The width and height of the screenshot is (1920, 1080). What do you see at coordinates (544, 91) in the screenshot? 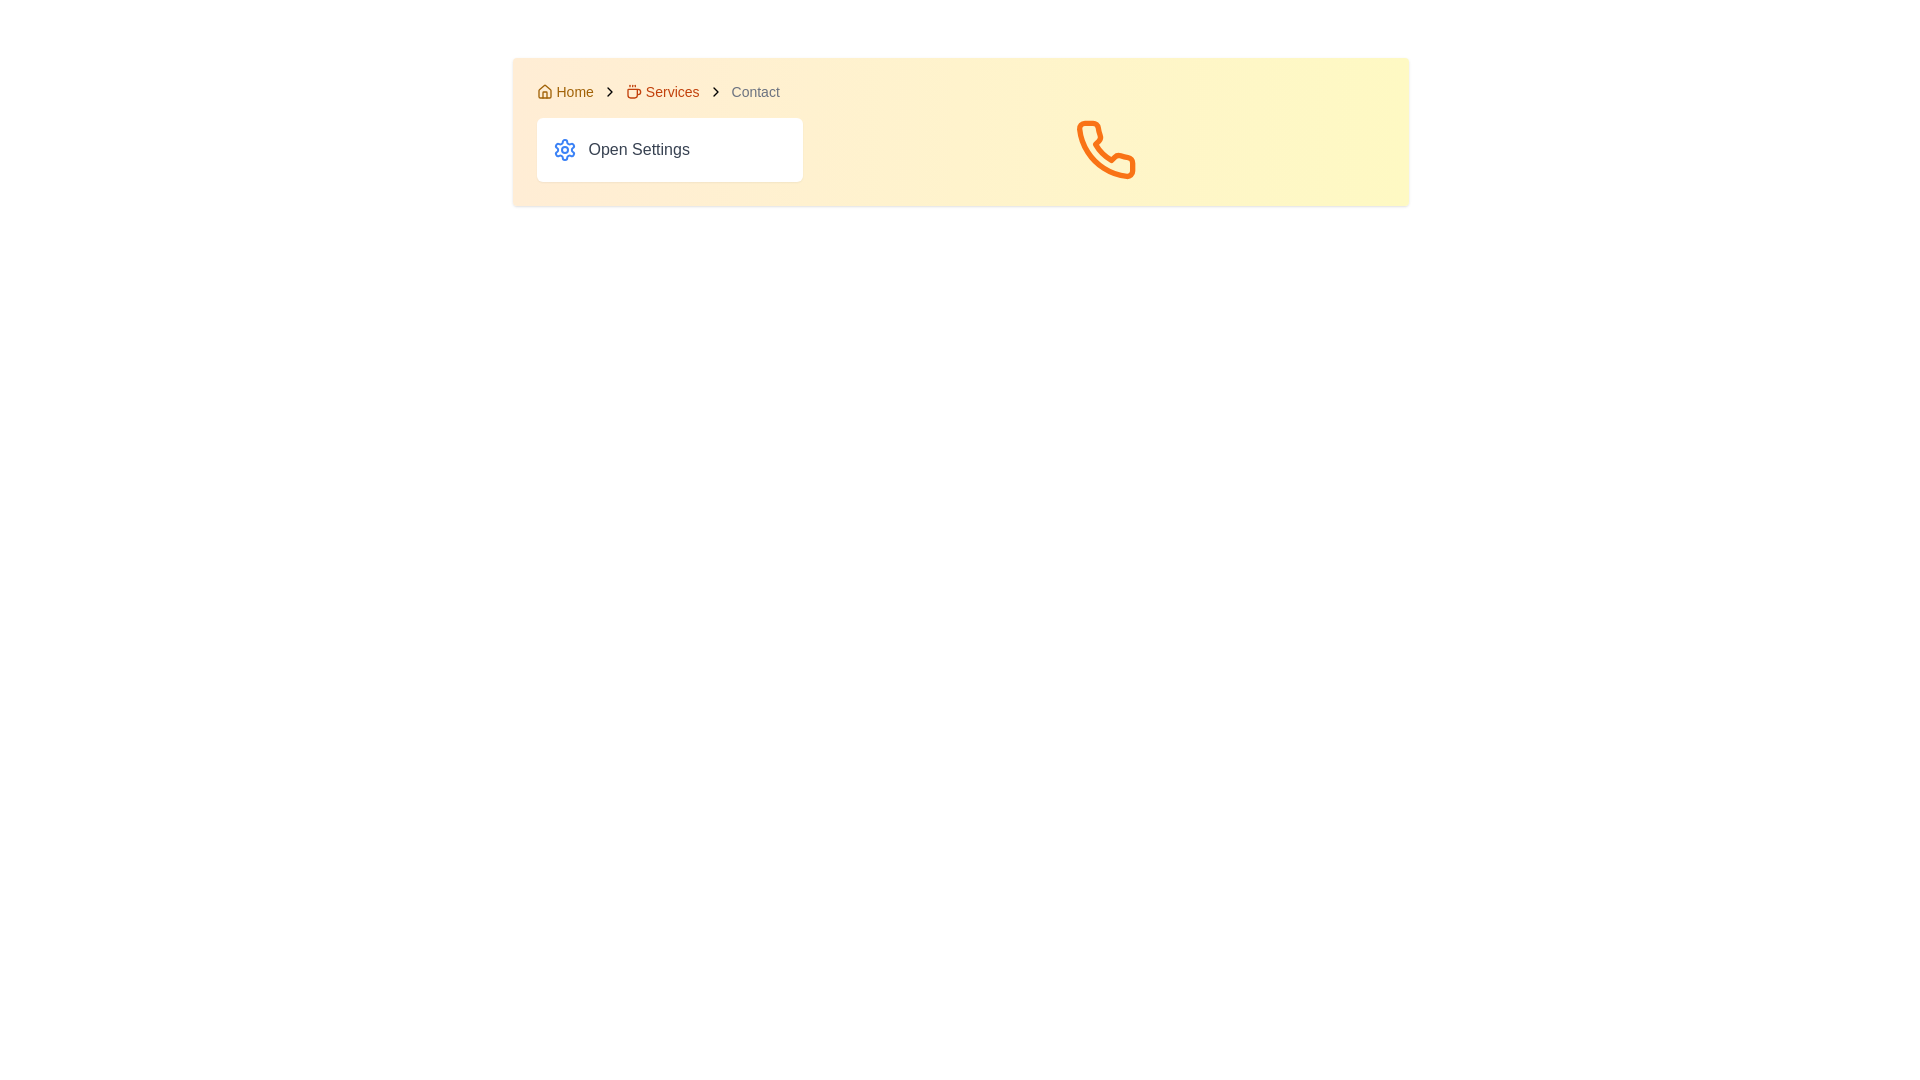
I see `the 'Home' vector graphic icon located in the breadcrumb navigation bar at the top left of the interface` at bounding box center [544, 91].